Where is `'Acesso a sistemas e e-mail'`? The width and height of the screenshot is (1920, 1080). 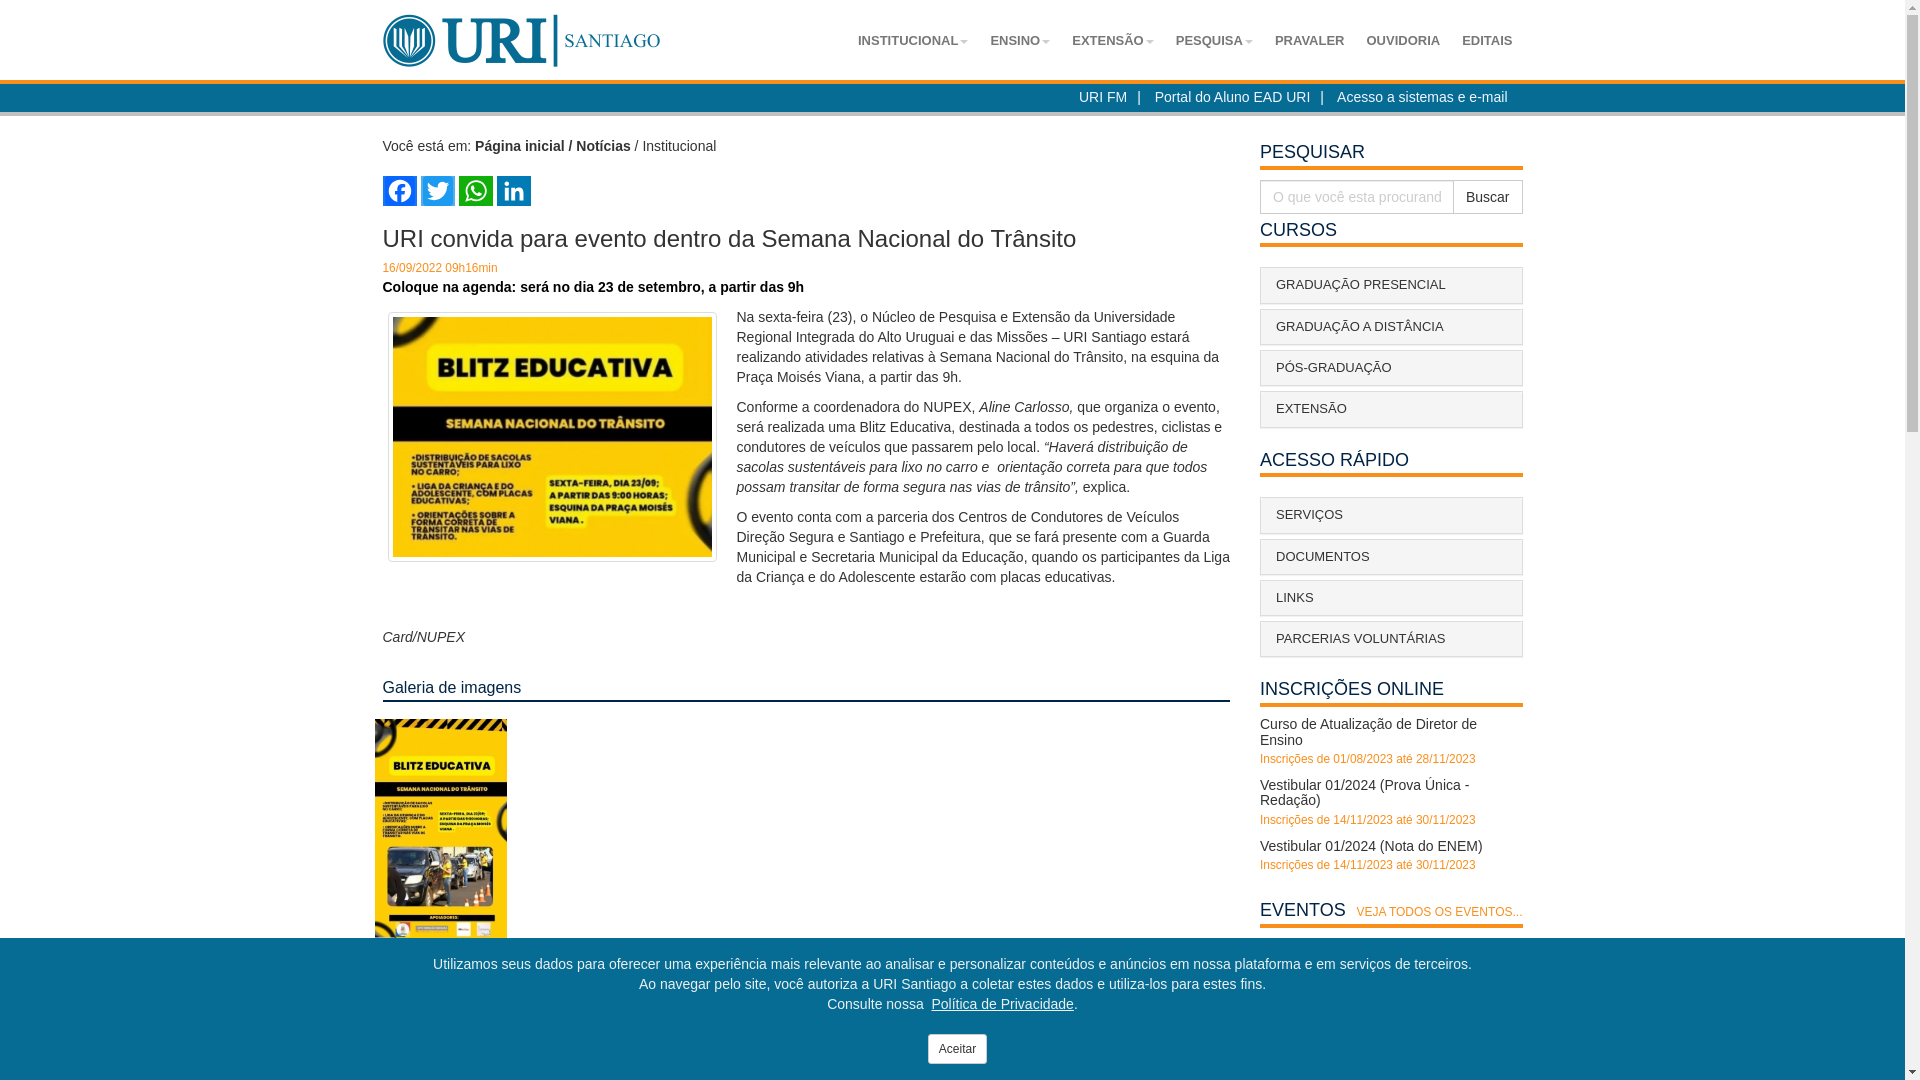 'Acesso a sistemas e e-mail' is located at coordinates (1420, 96).